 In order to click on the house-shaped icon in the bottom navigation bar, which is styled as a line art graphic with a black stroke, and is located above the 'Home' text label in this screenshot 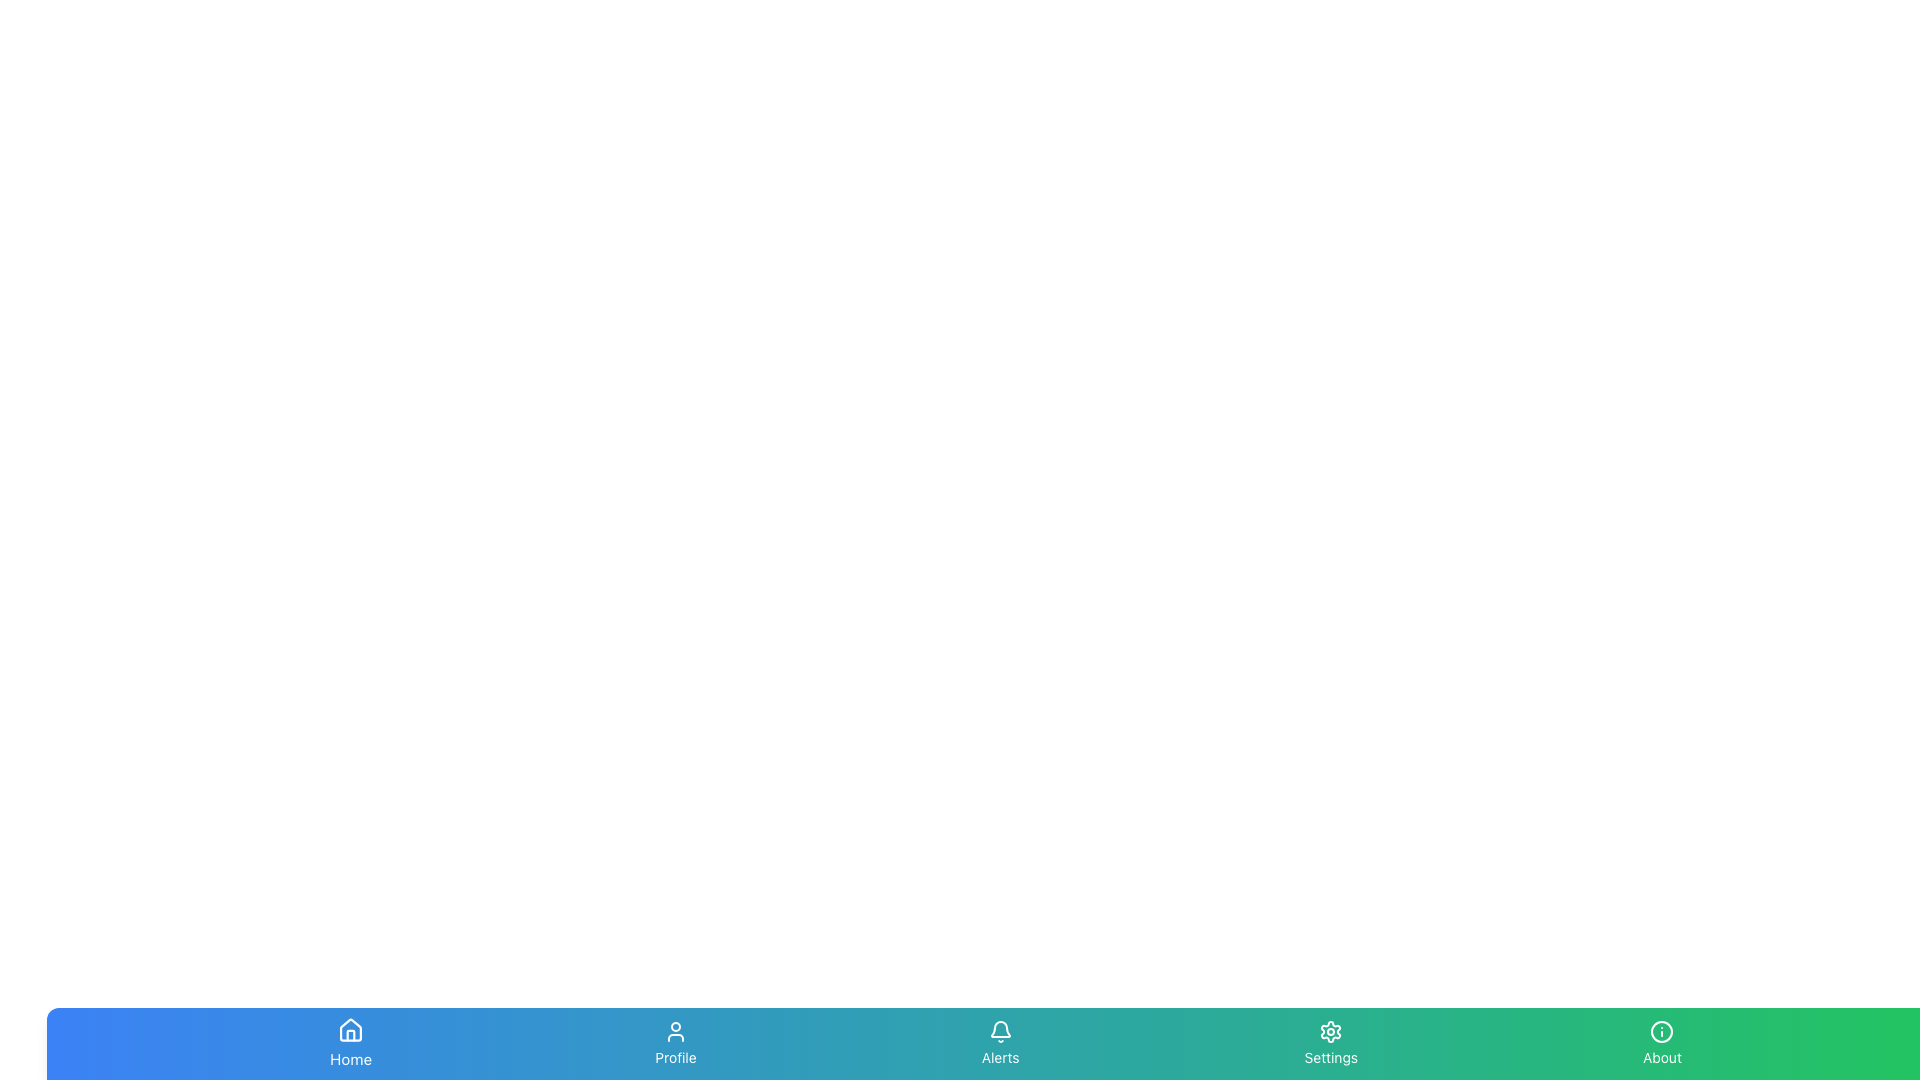, I will do `click(351, 1030)`.